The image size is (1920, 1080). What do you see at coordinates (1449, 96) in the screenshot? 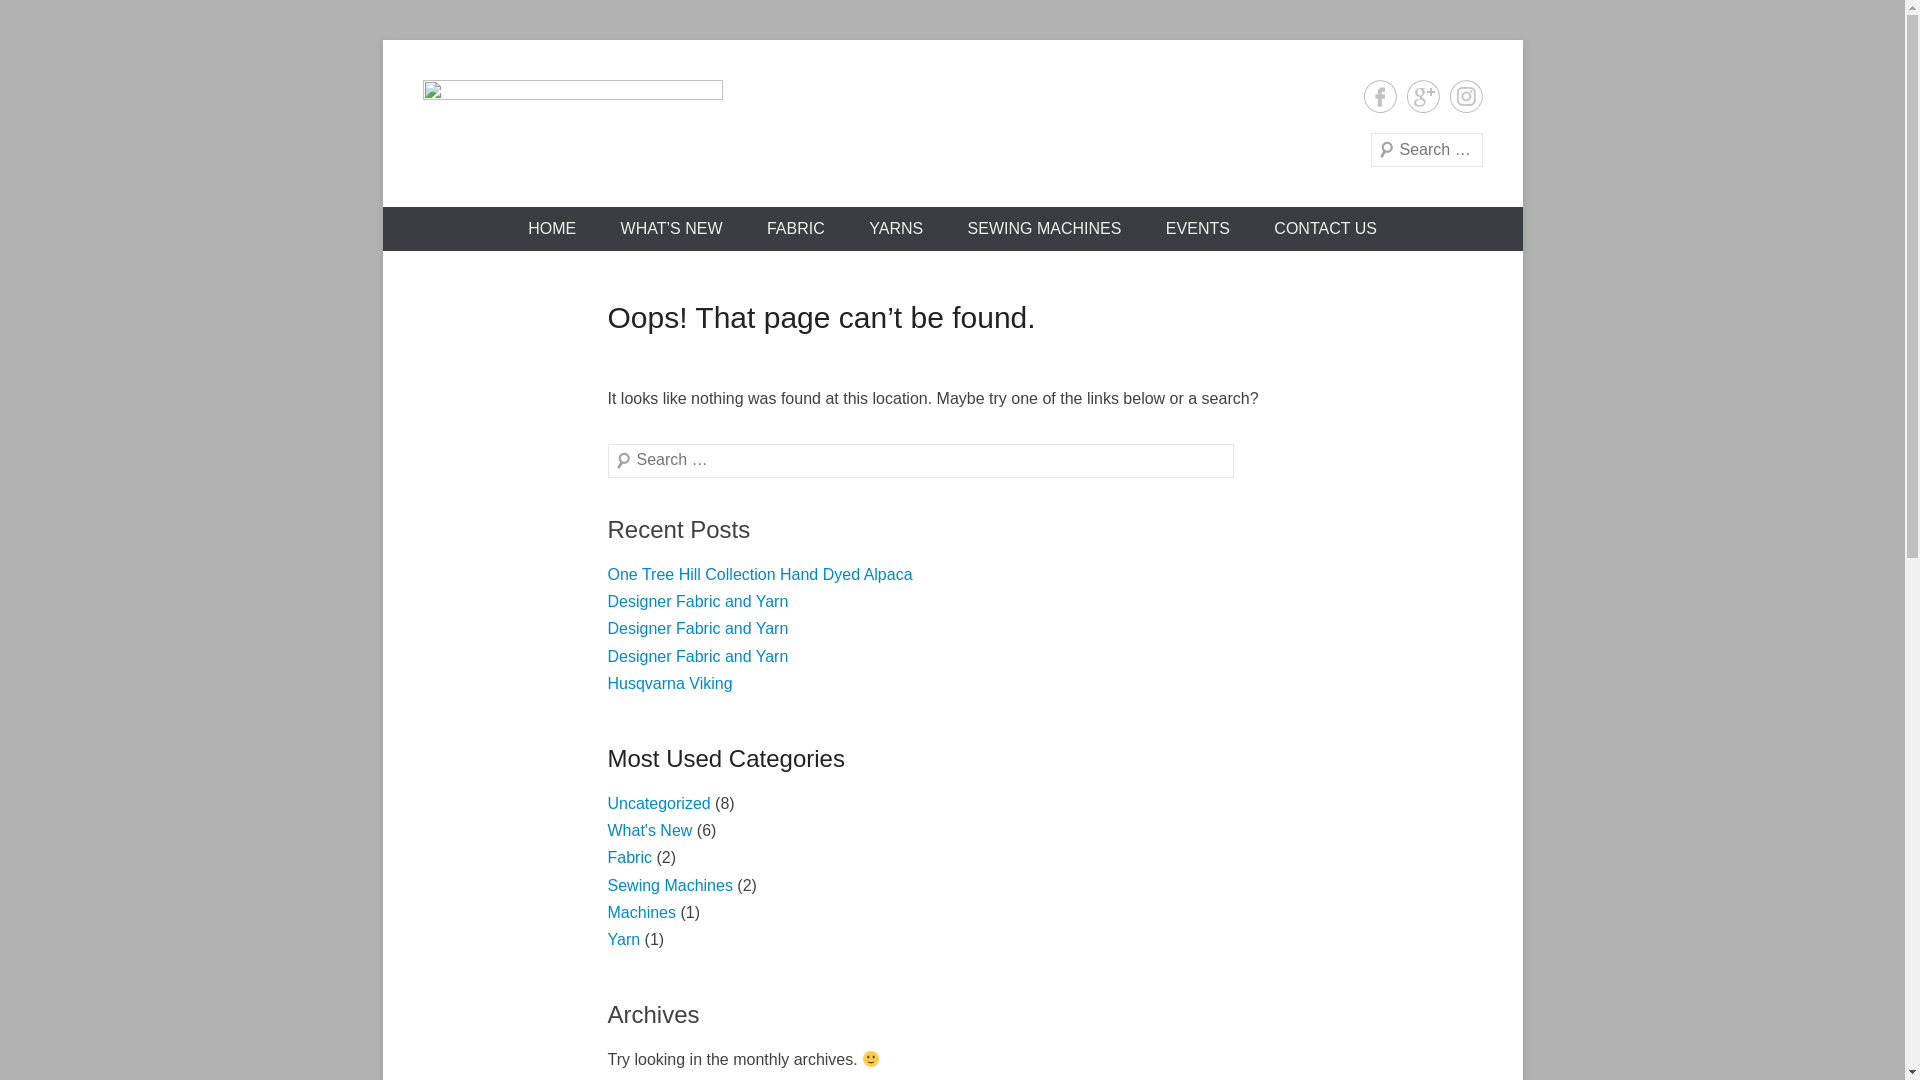
I see `'Instagram'` at bounding box center [1449, 96].